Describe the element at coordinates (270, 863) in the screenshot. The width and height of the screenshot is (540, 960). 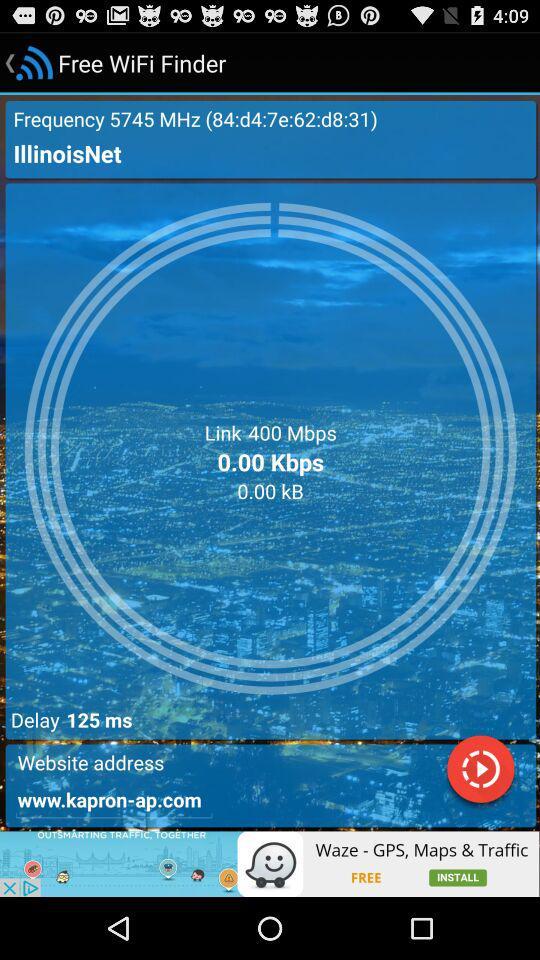
I see `advertisement link` at that location.